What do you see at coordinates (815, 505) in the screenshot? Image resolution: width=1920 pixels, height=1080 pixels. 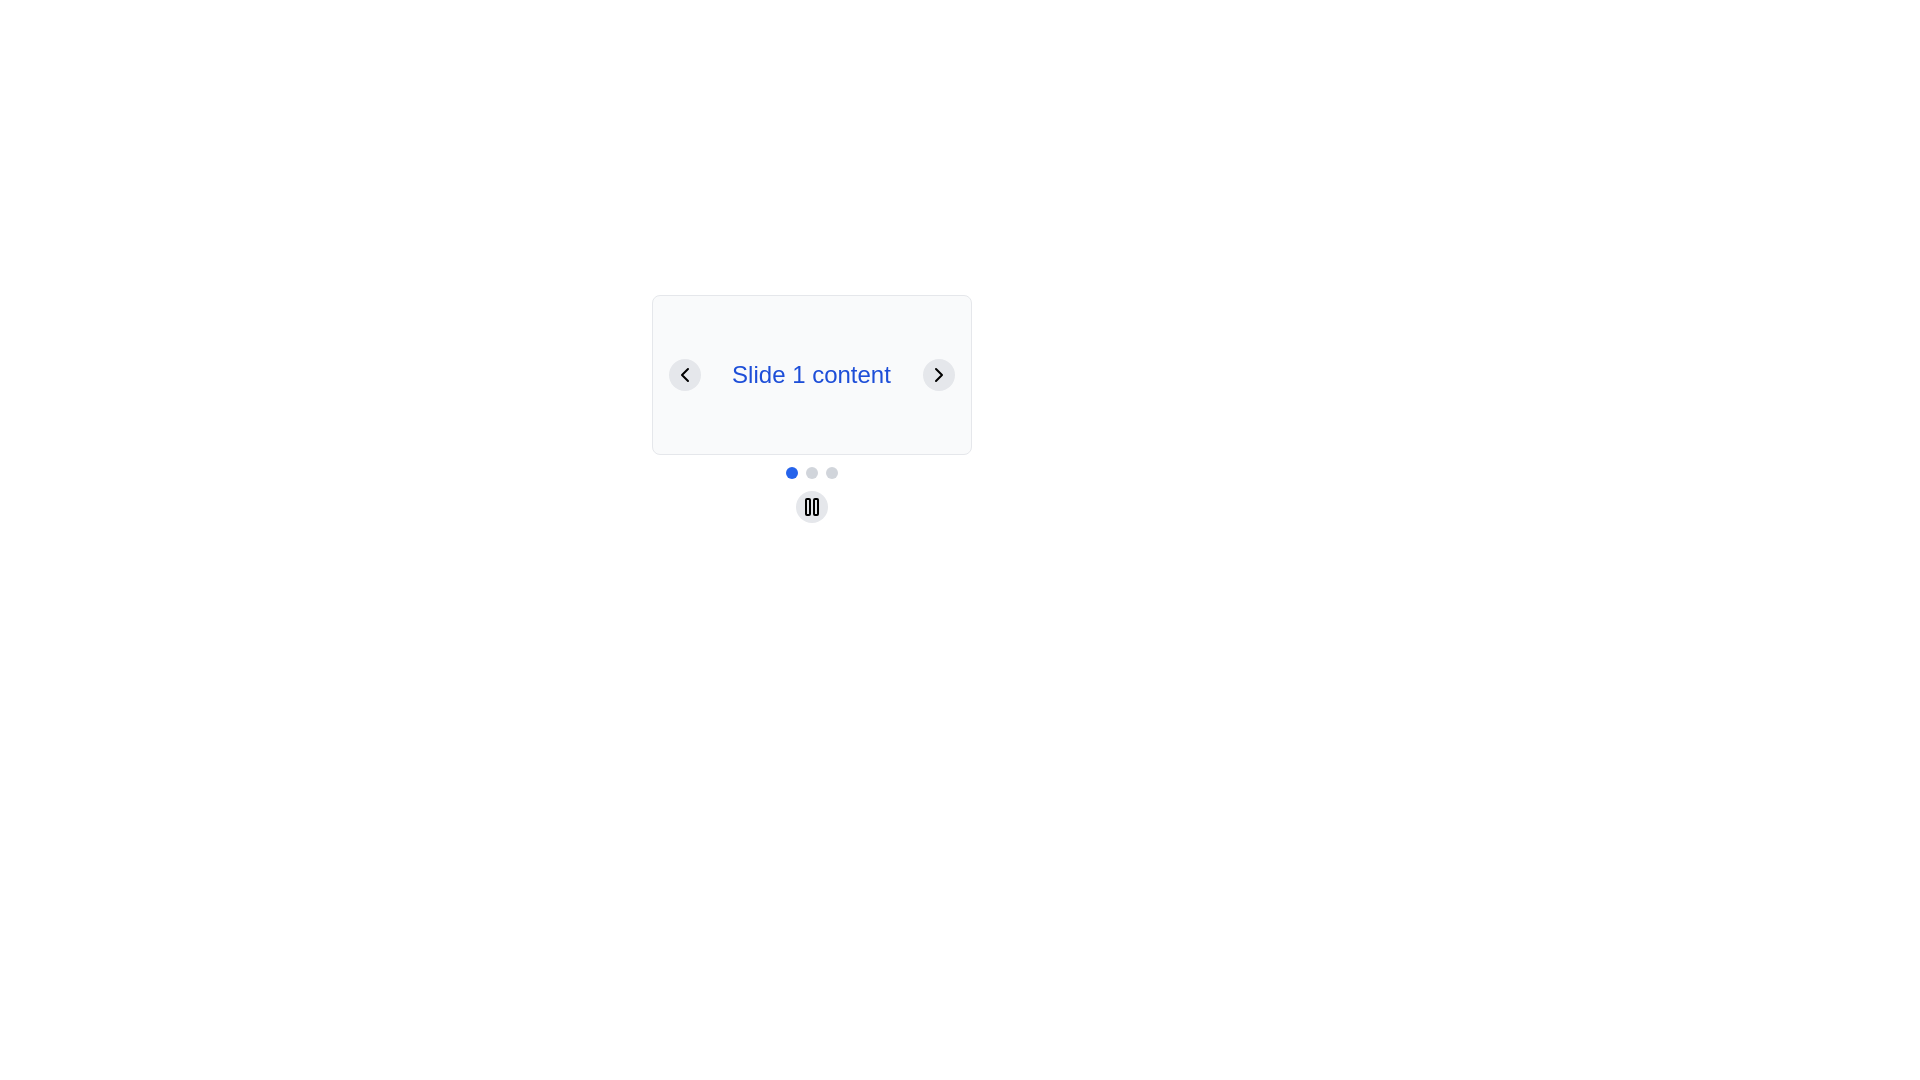 I see `the right-hand rectangle bar of the SVG icon representing the pause symbol` at bounding box center [815, 505].